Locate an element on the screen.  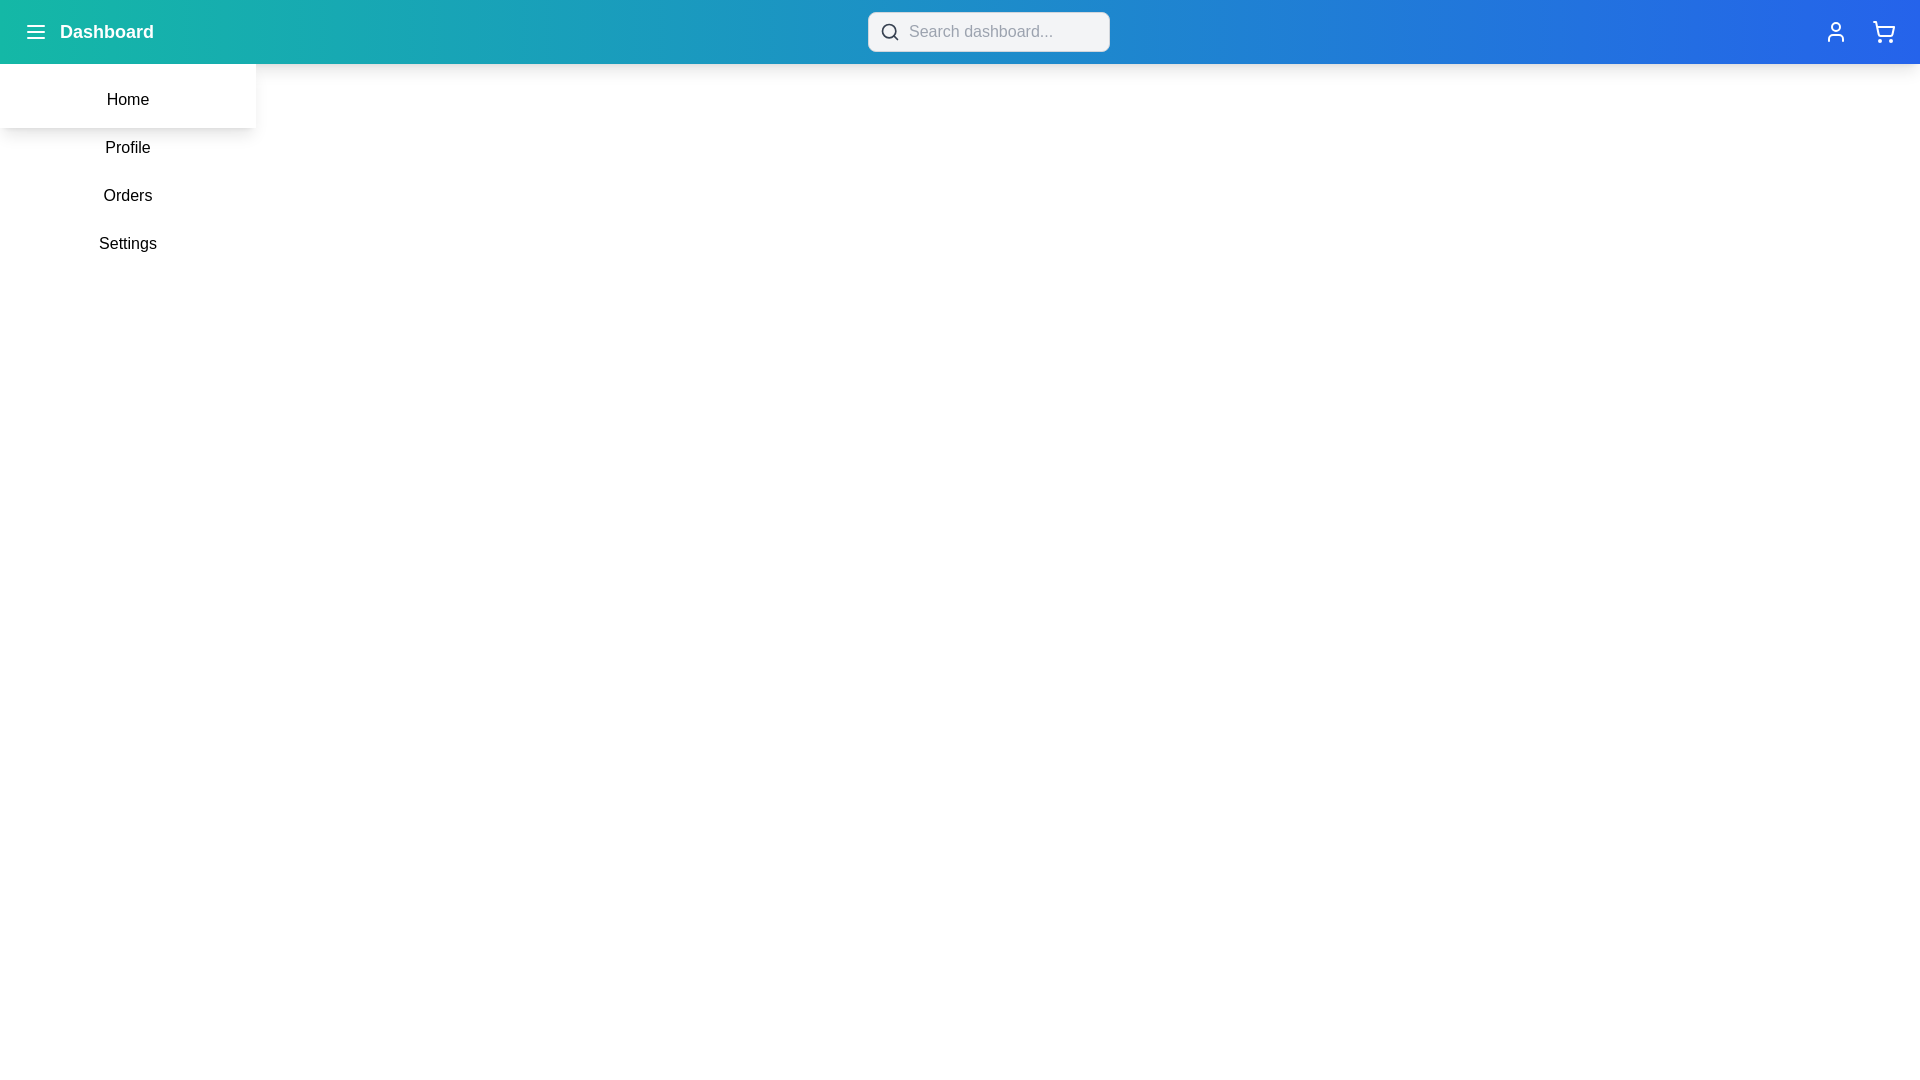
the dark gray decorative search icon styled as a magnifying glass located at the left side of the search input field in the top center of the interface is located at coordinates (889, 31).